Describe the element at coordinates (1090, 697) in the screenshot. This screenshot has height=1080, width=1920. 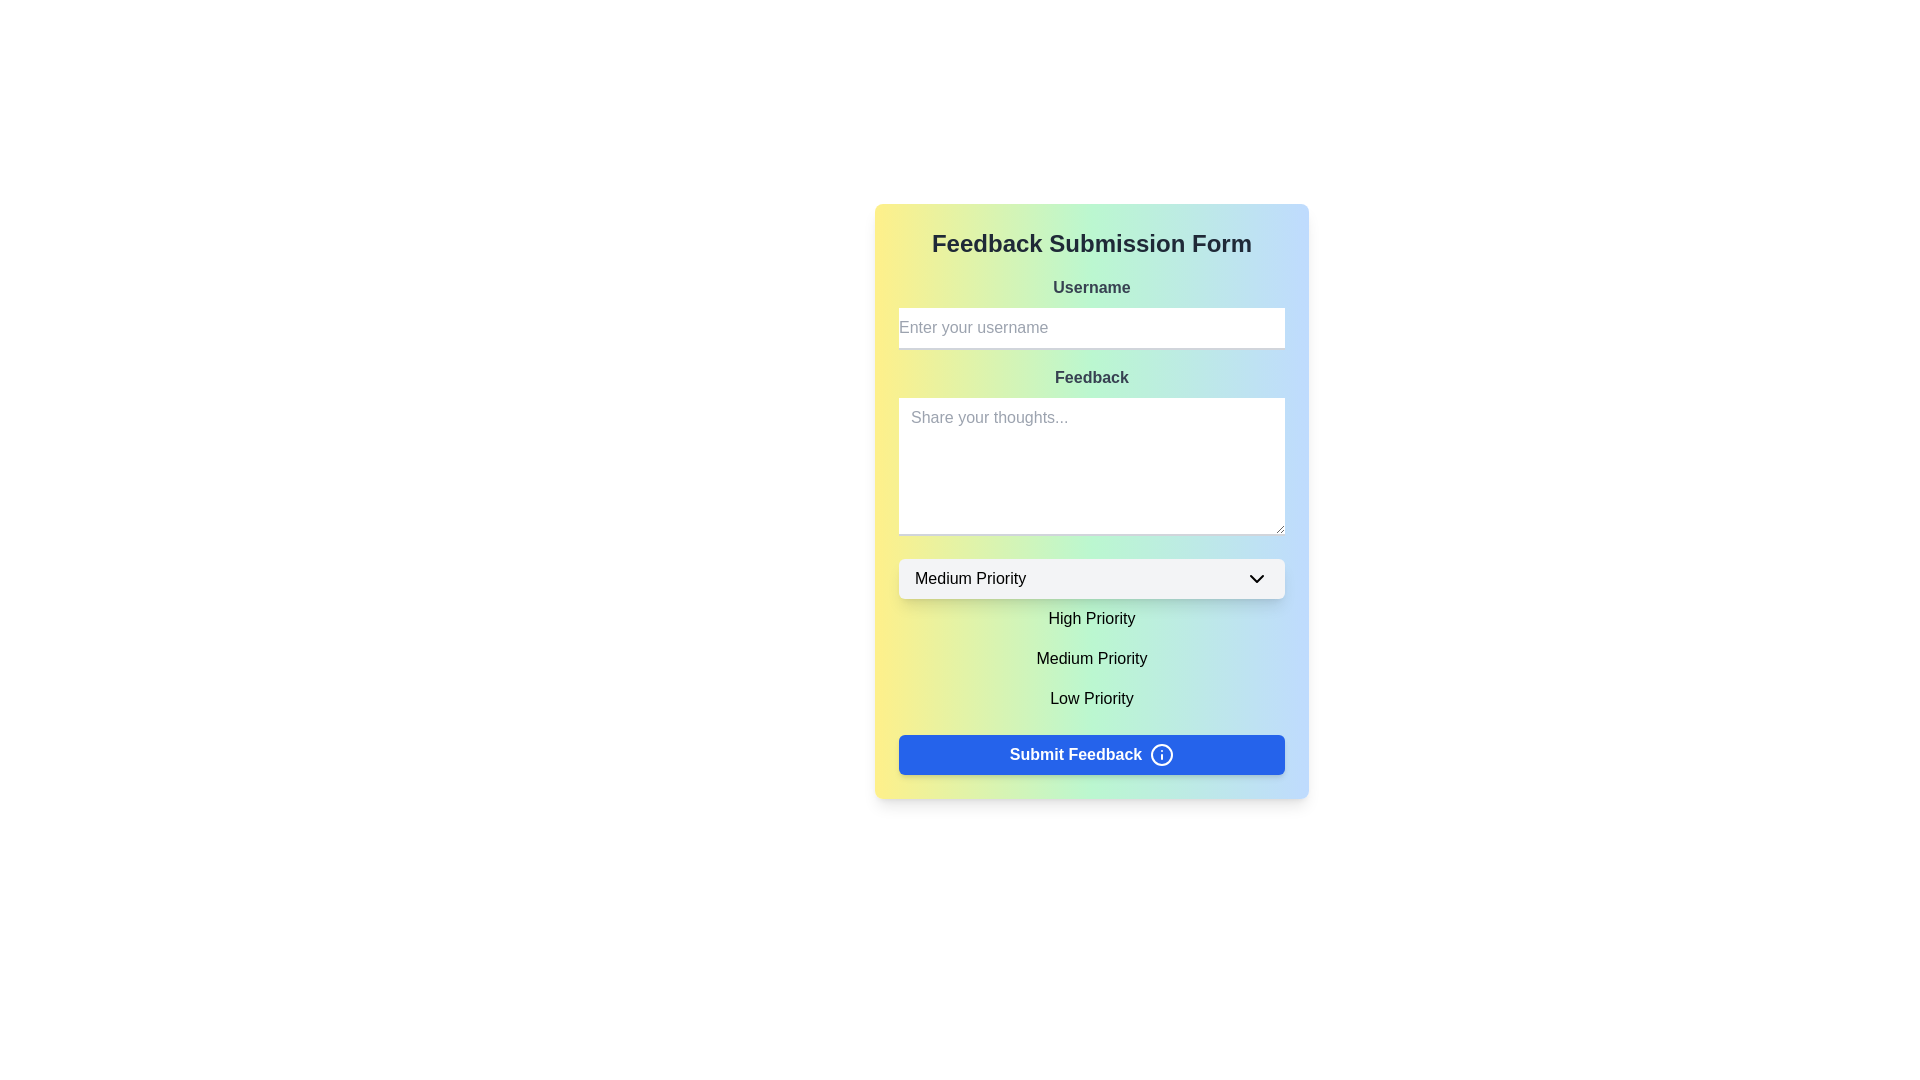
I see `the 'Low Priority' dropdown option, which is the third item in the dropdown menu under 'Medium Priority'` at that location.